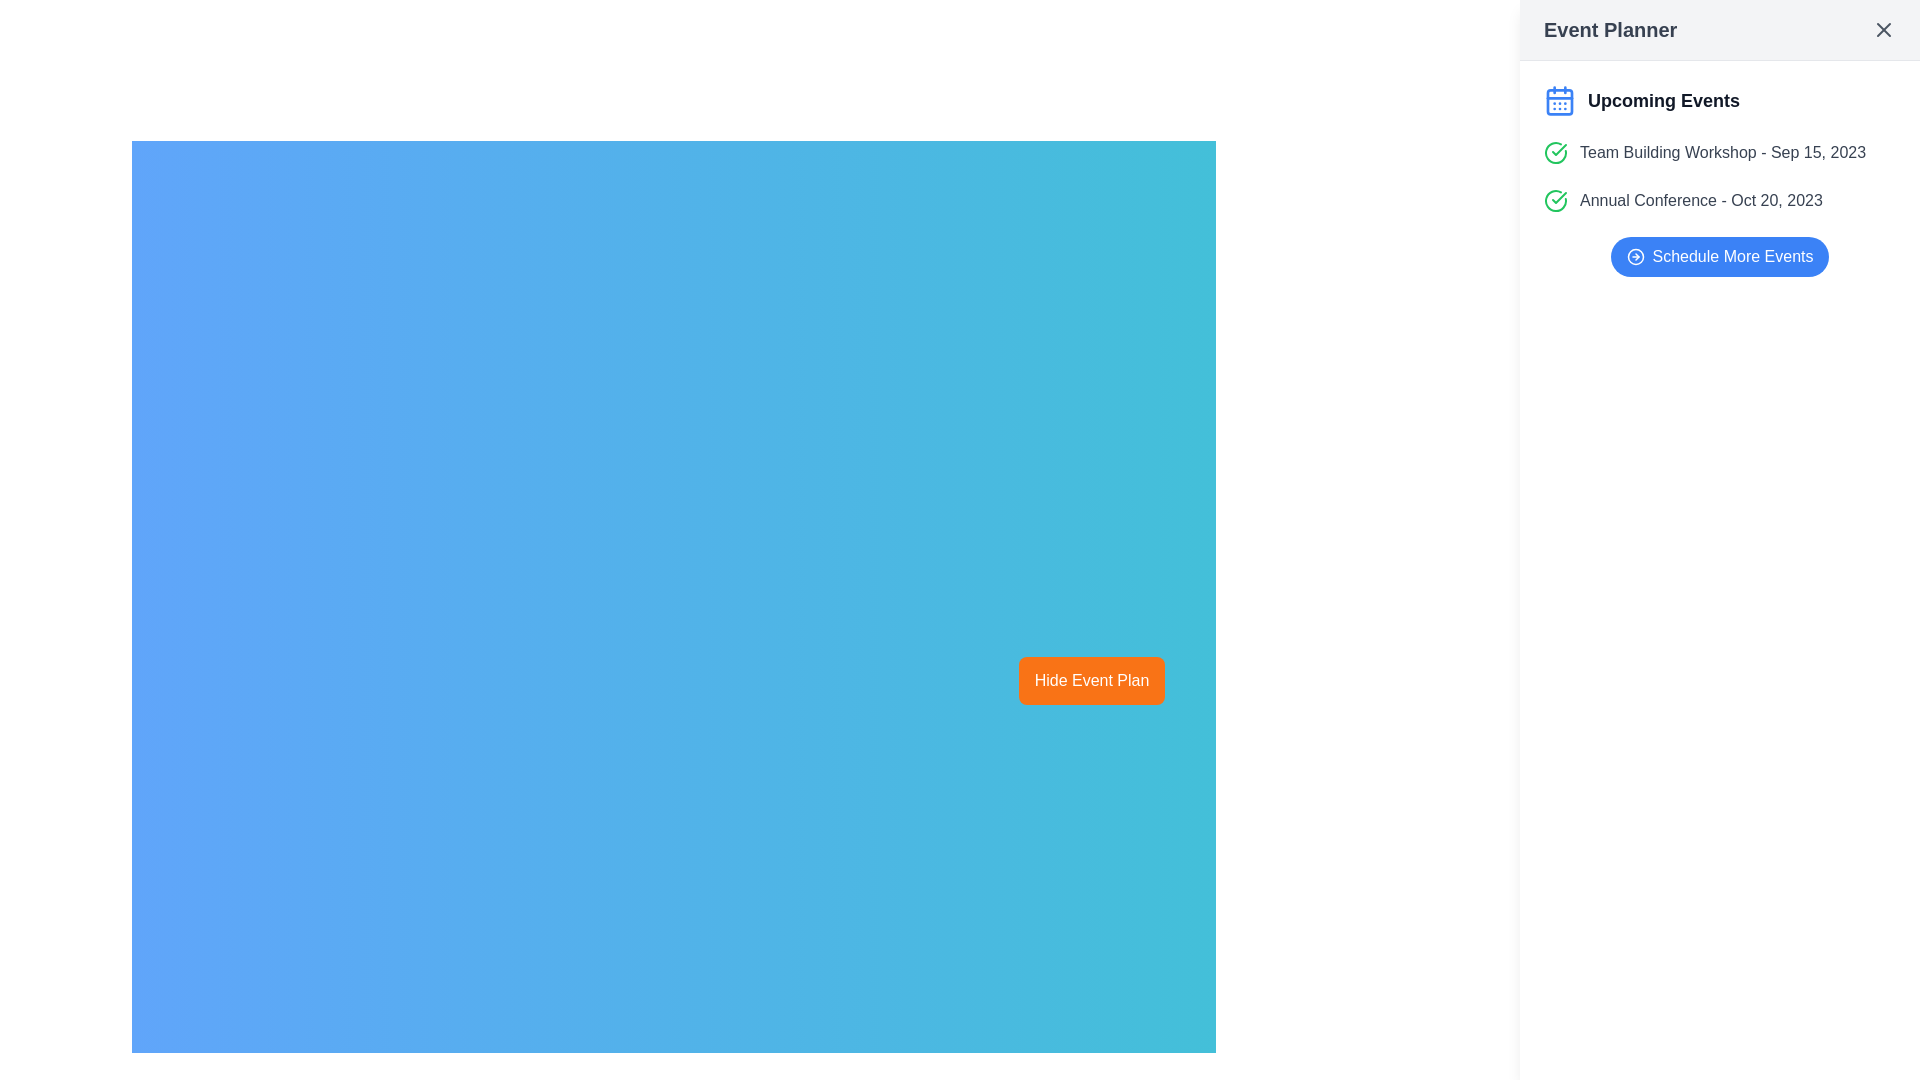  I want to click on the status icon indicating completion or confirmation for the event 'Team Building Workshop - Sep 15, 2023', located at the beginning of the row in the upcoming events list, so click(1554, 152).